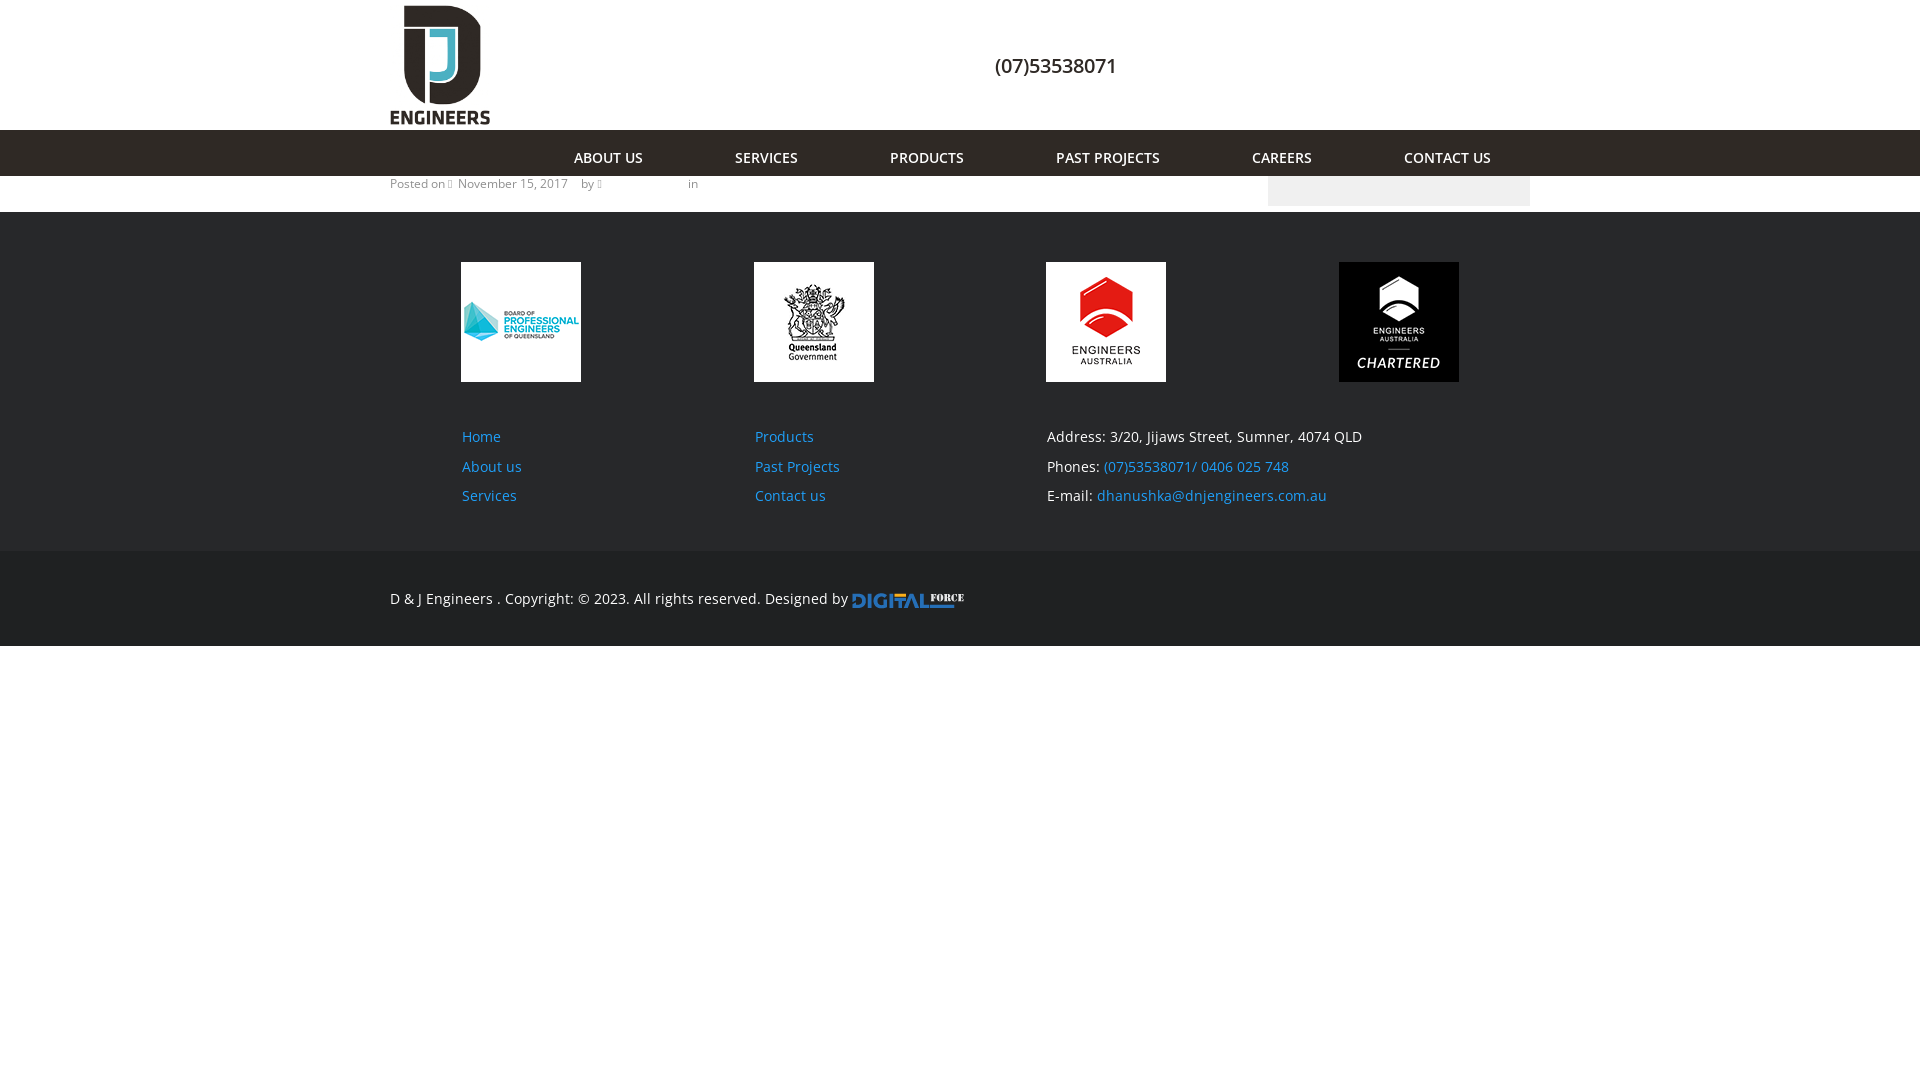  I want to click on 'Products', so click(782, 435).